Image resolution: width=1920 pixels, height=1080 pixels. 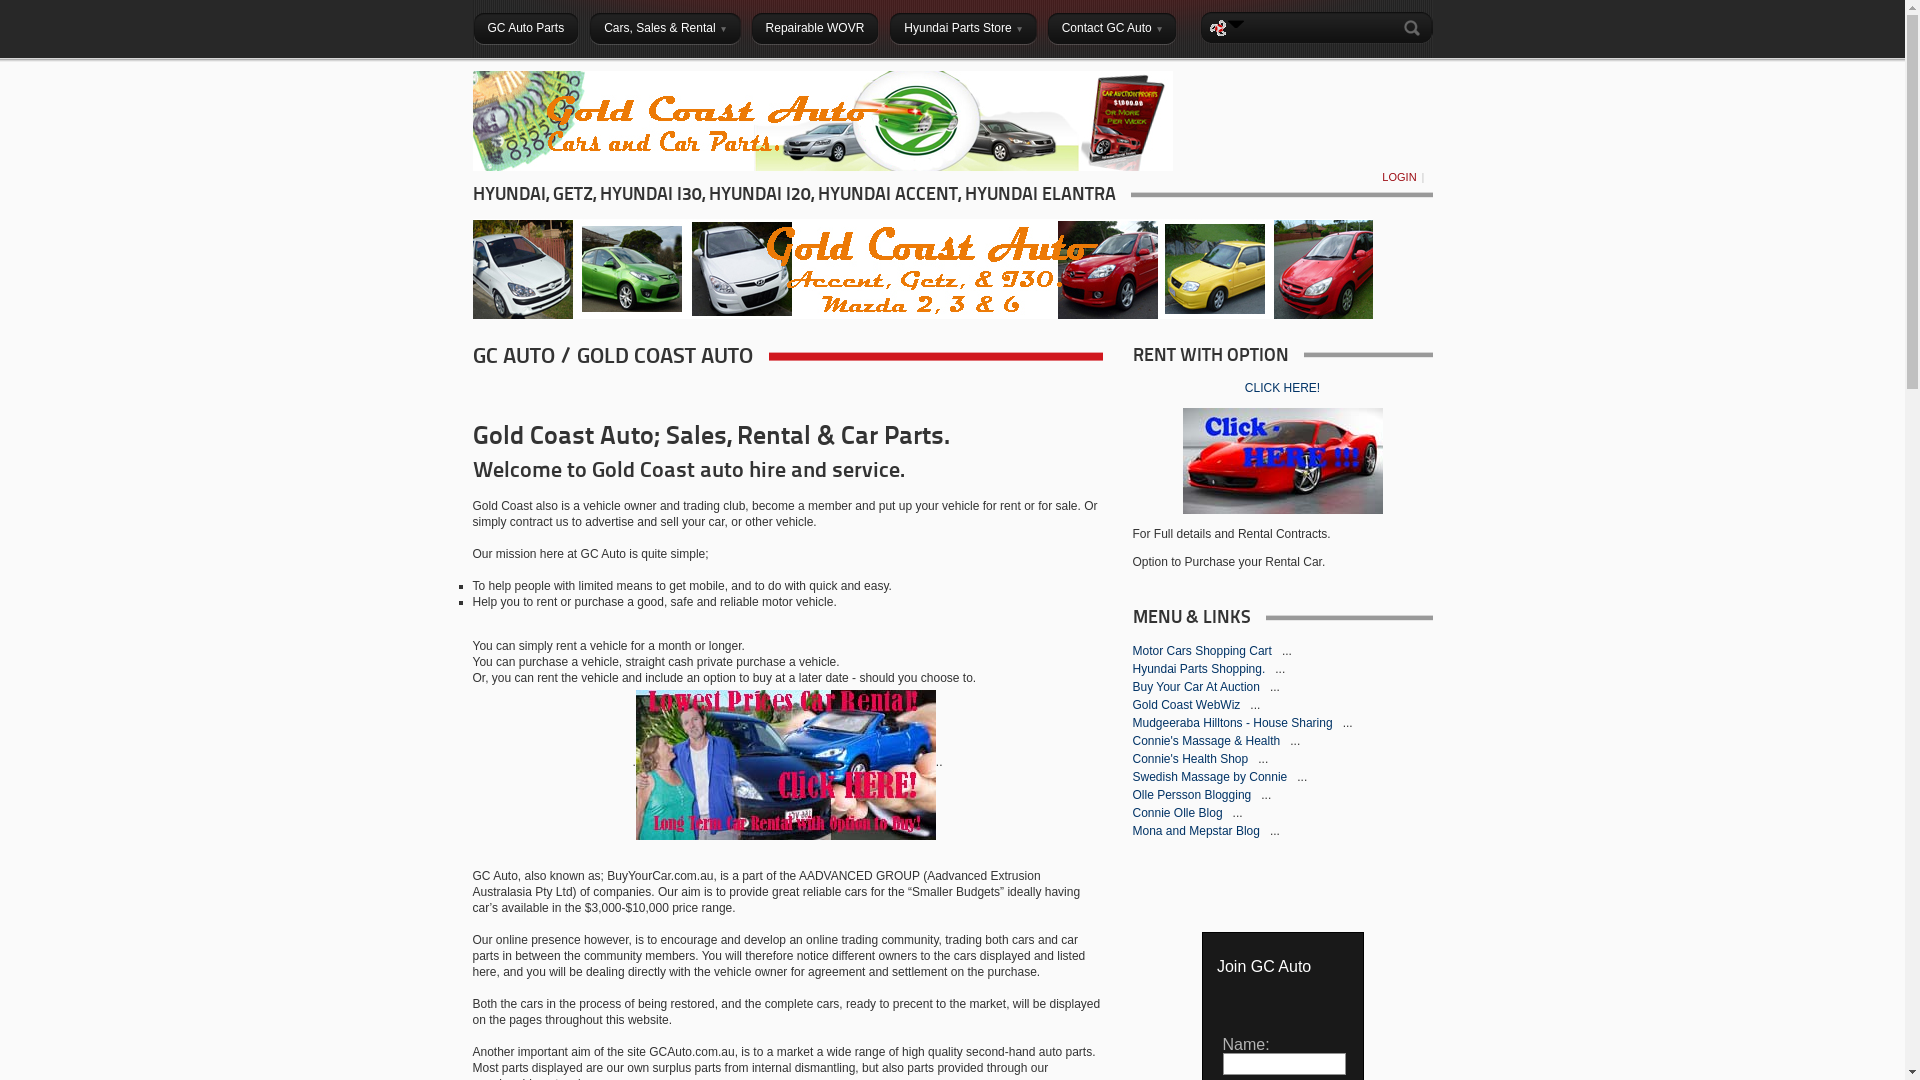 What do you see at coordinates (1132, 793) in the screenshot?
I see `'Olle Persson Blogging'` at bounding box center [1132, 793].